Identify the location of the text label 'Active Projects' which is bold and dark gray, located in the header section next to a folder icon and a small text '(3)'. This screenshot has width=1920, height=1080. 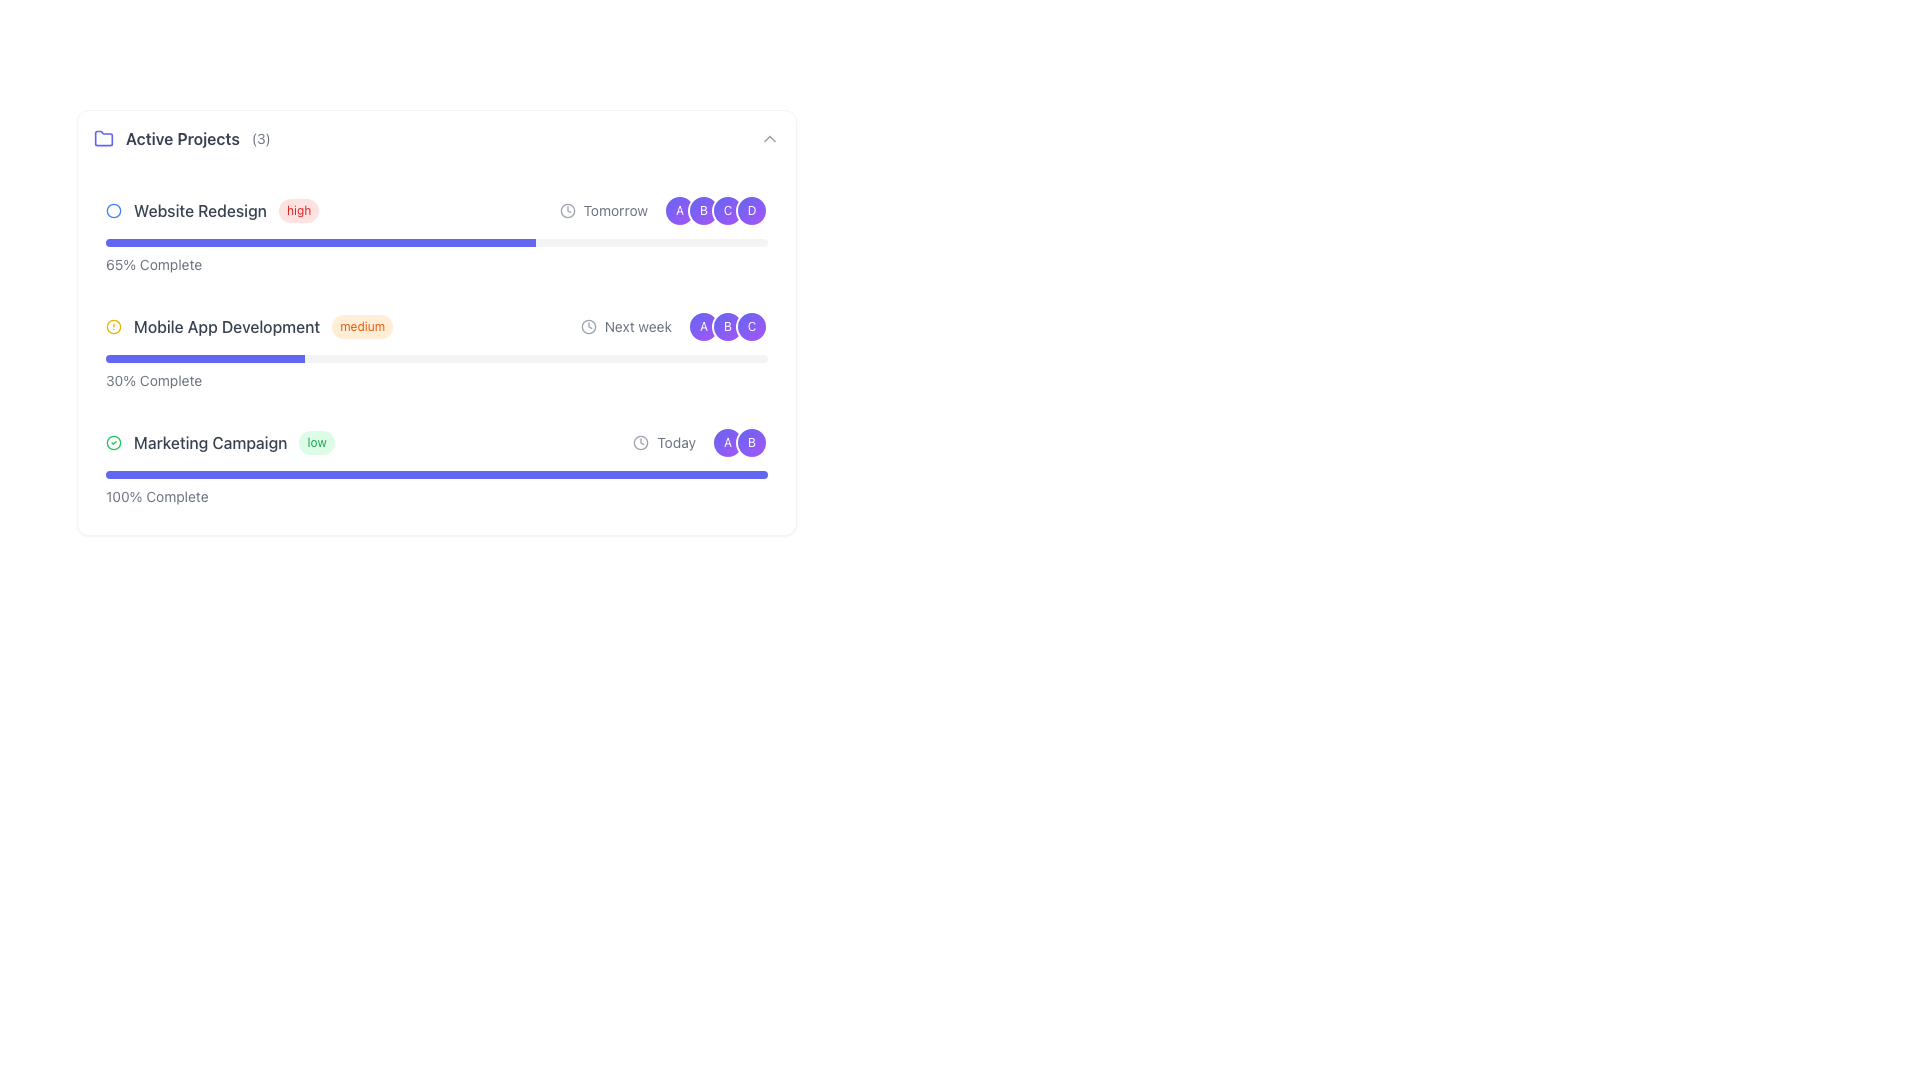
(182, 137).